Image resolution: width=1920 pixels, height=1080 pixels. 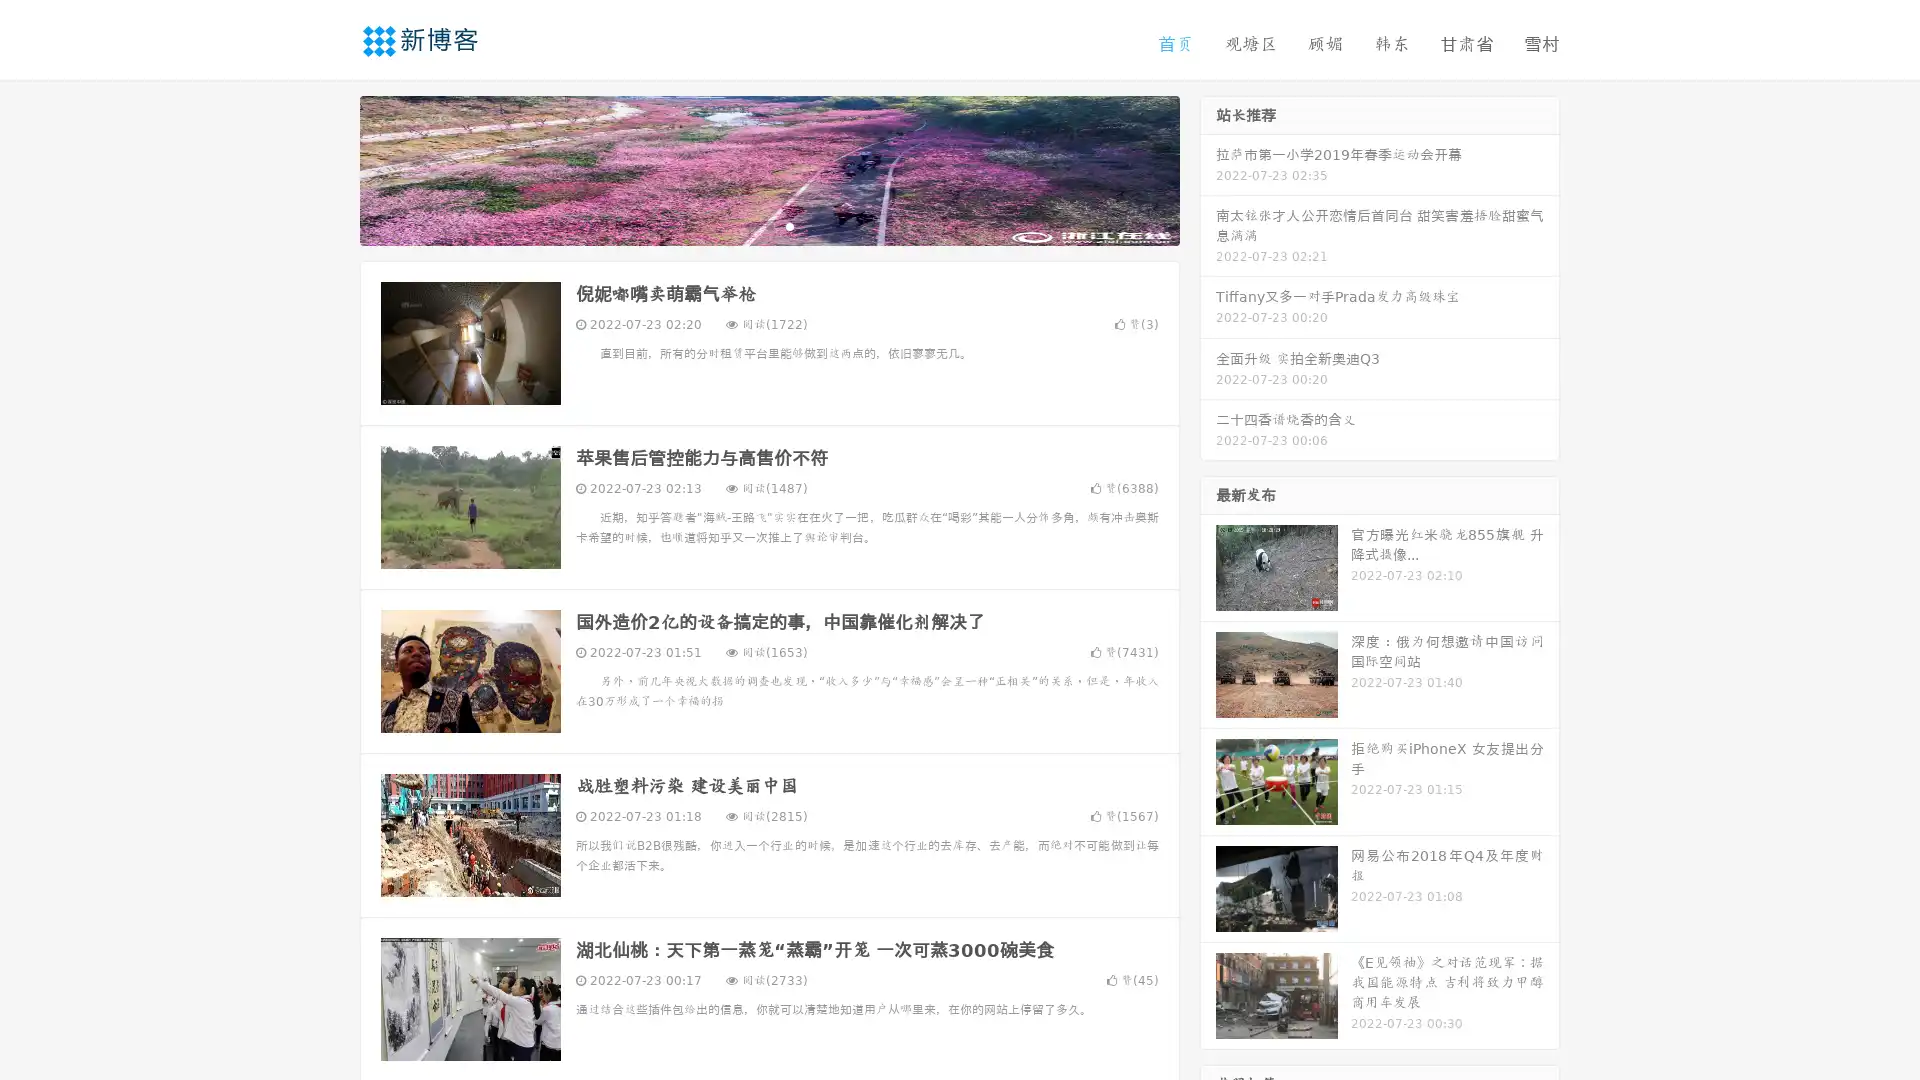 What do you see at coordinates (1208, 168) in the screenshot?
I see `Next slide` at bounding box center [1208, 168].